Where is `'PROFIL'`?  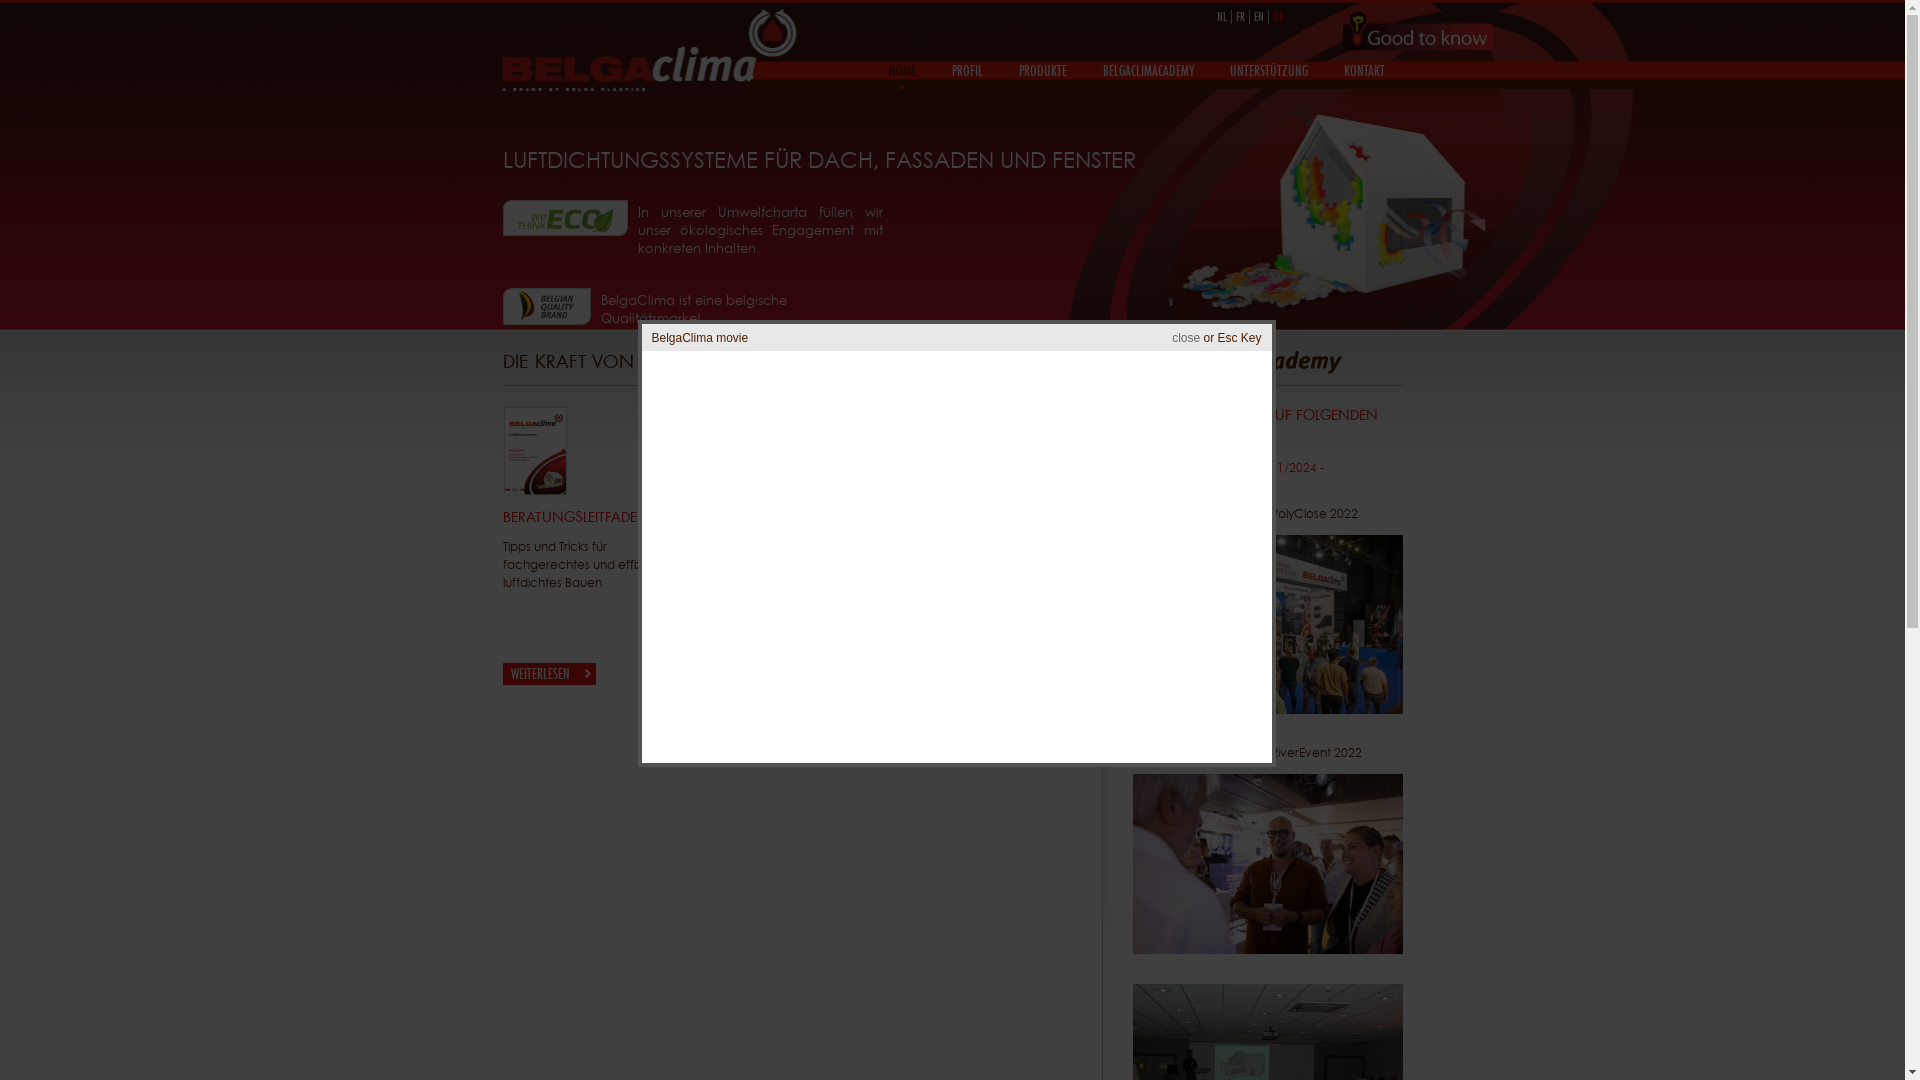 'PROFIL' is located at coordinates (967, 69).